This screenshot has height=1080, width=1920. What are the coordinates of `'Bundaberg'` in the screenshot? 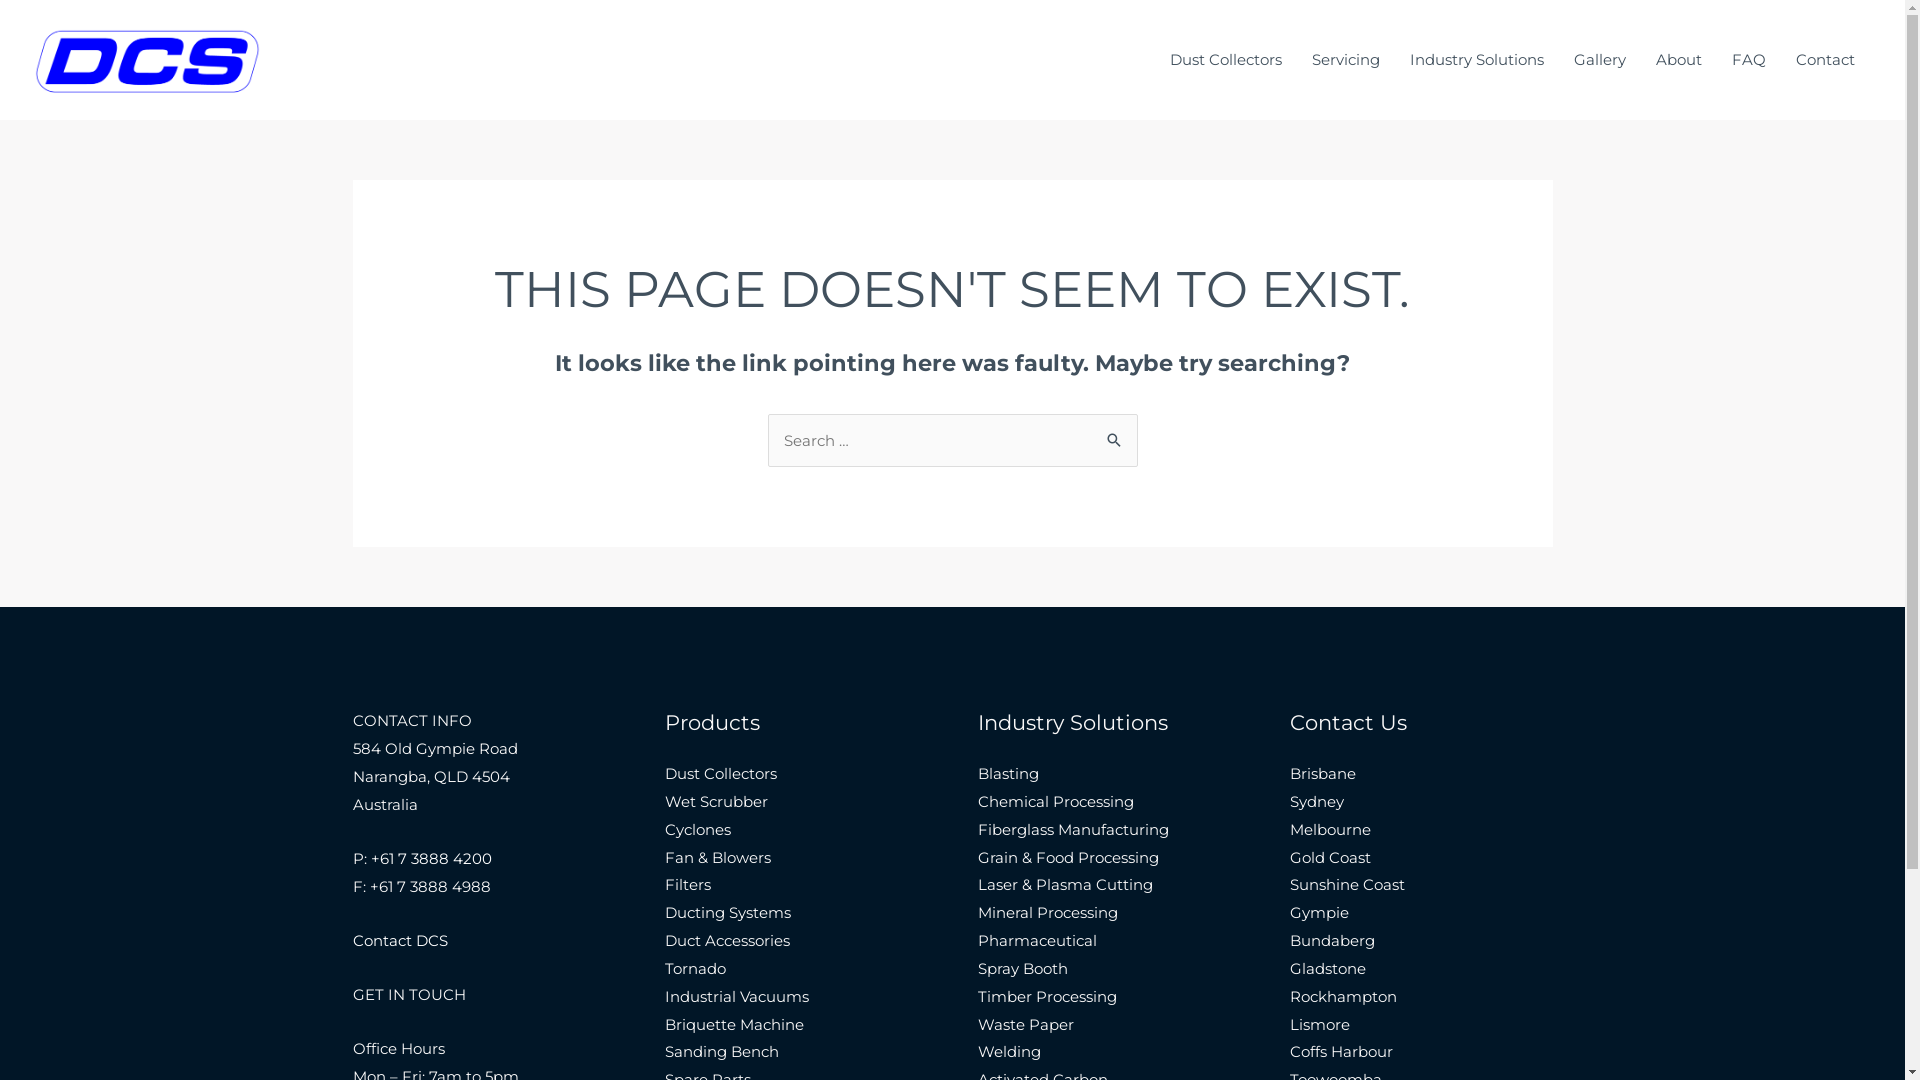 It's located at (1332, 940).